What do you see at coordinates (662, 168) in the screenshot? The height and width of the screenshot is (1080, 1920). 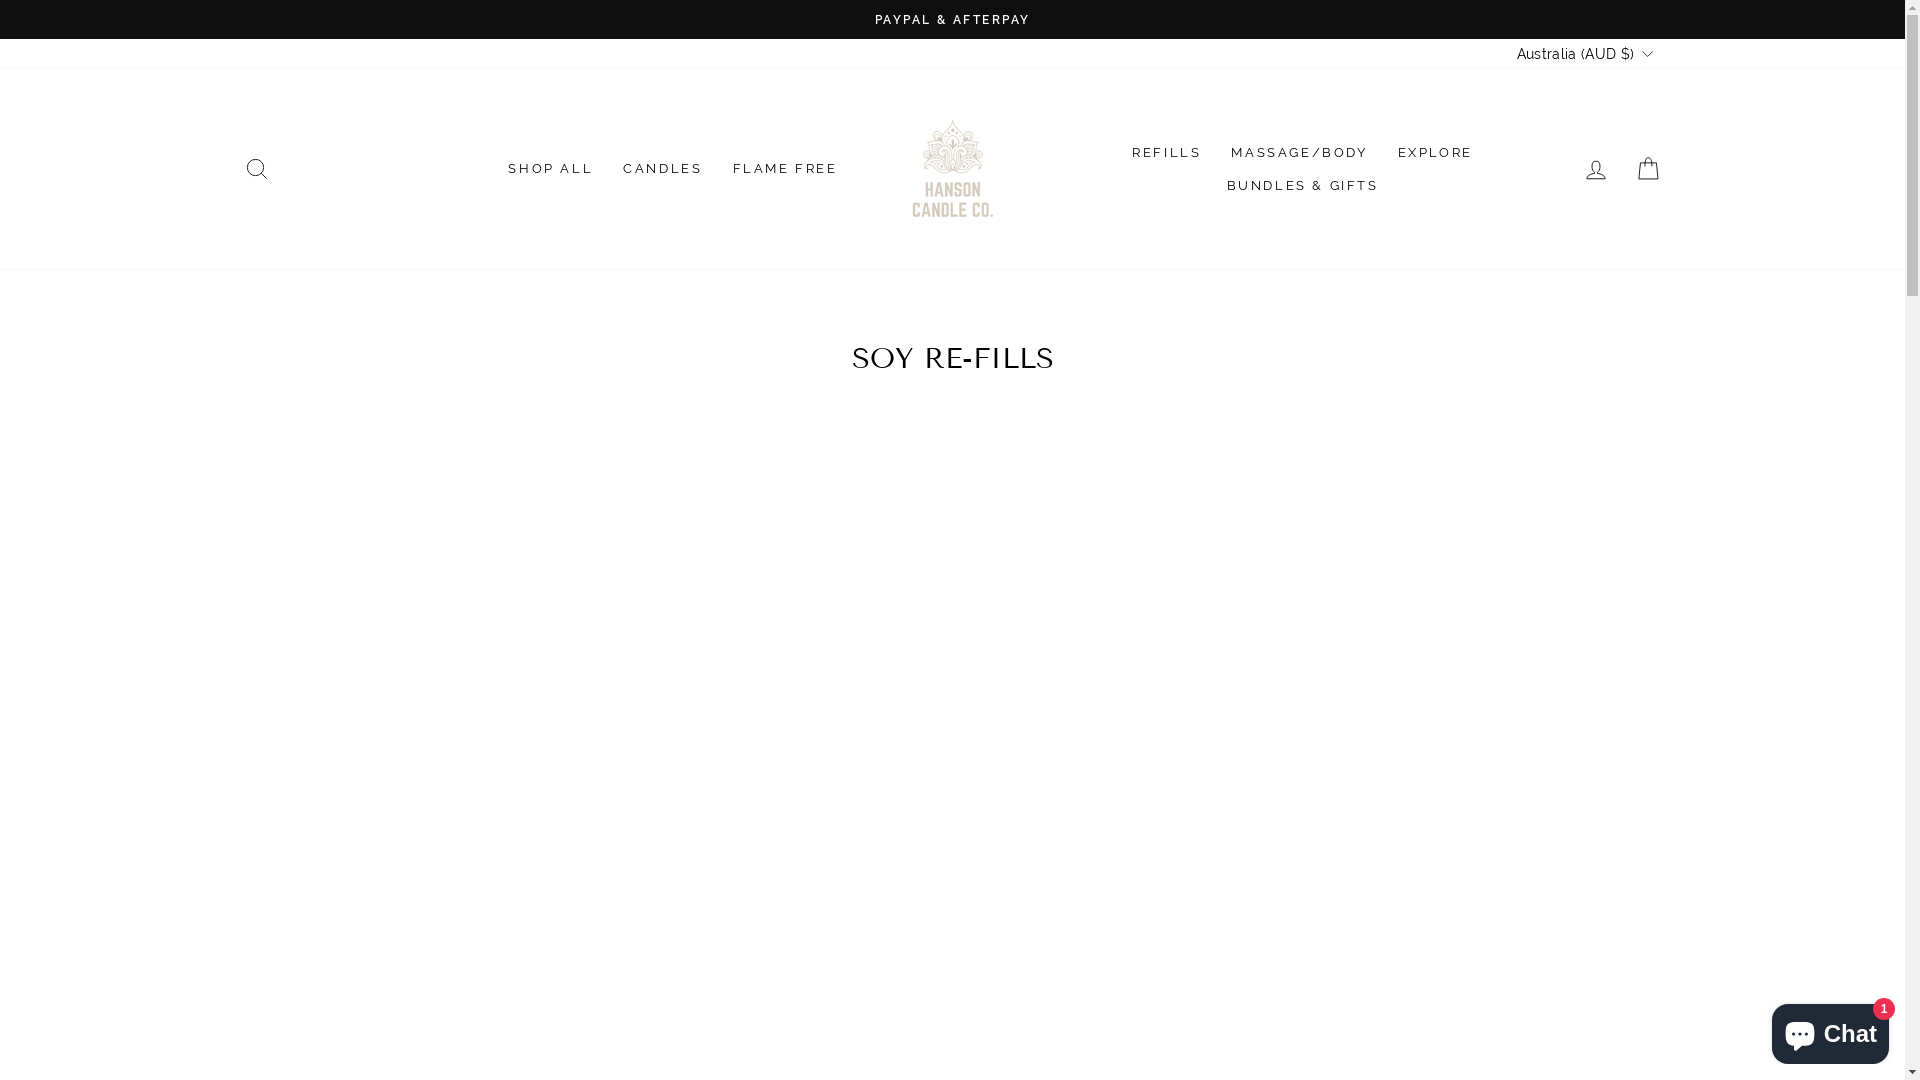 I see `'CANDLES'` at bounding box center [662, 168].